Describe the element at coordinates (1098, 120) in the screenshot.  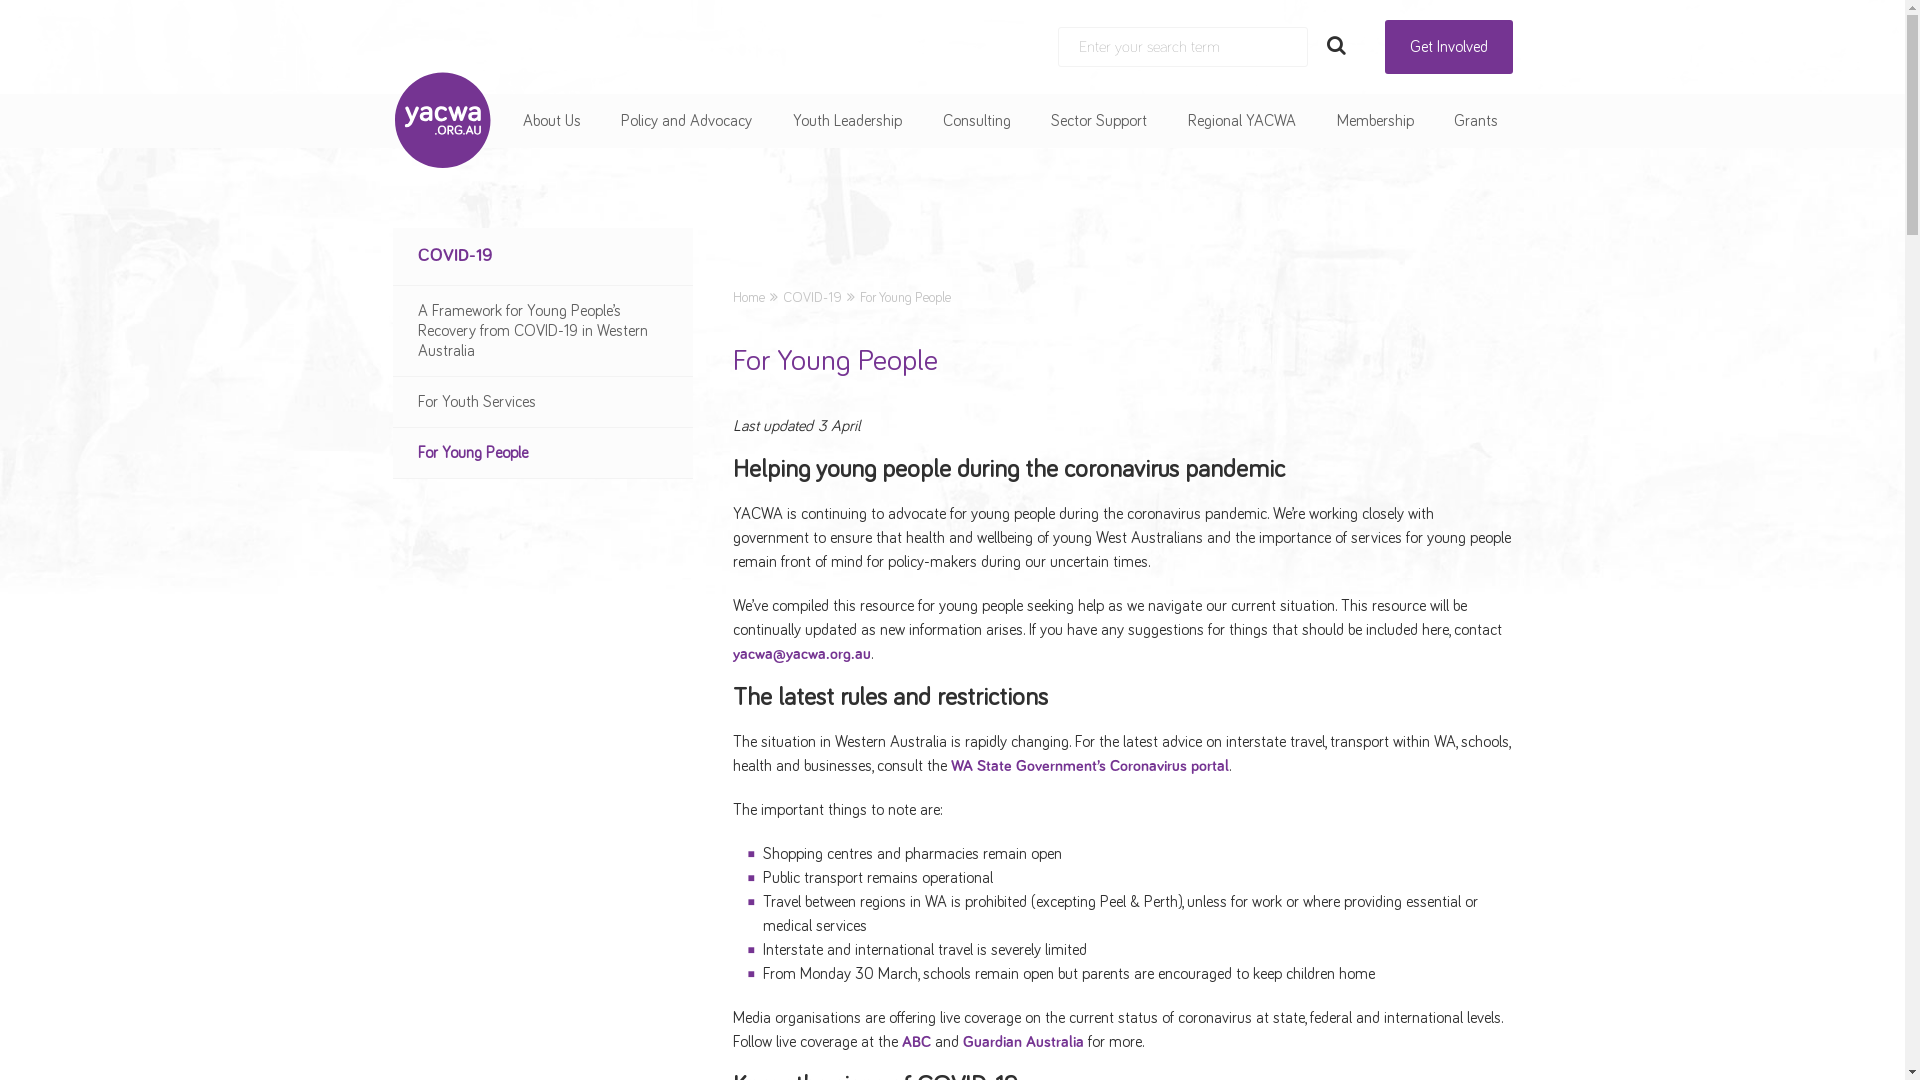
I see `'Sector Support'` at that location.